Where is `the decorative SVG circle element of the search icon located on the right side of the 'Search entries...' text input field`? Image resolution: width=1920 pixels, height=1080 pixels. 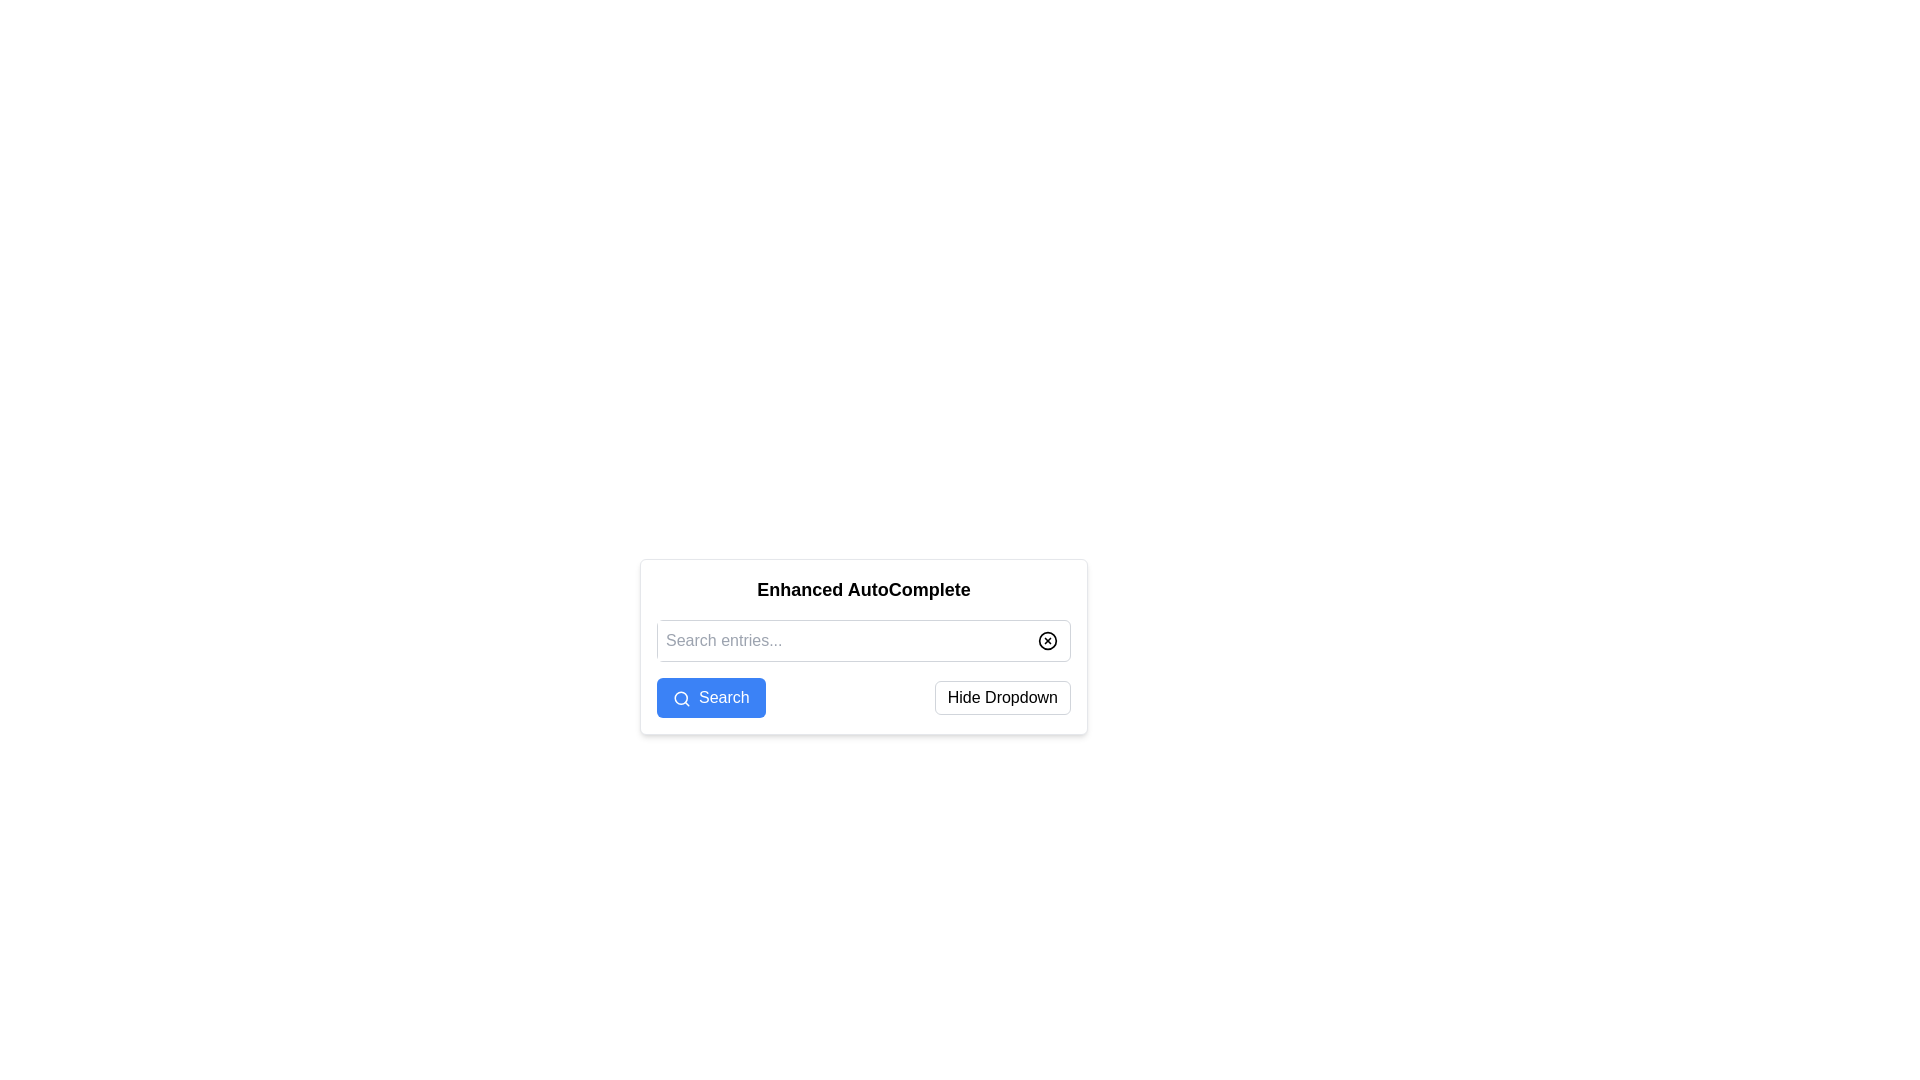 the decorative SVG circle element of the search icon located on the right side of the 'Search entries...' text input field is located at coordinates (681, 697).